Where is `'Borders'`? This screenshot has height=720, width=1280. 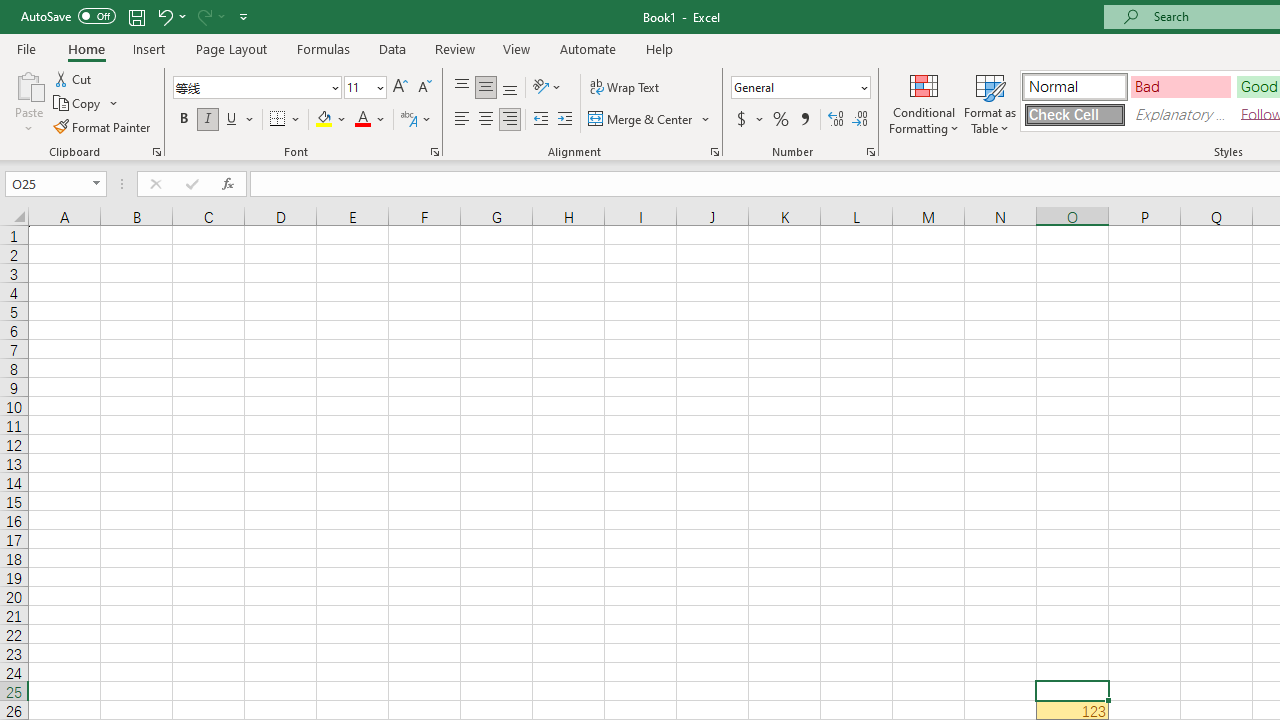 'Borders' is located at coordinates (285, 119).